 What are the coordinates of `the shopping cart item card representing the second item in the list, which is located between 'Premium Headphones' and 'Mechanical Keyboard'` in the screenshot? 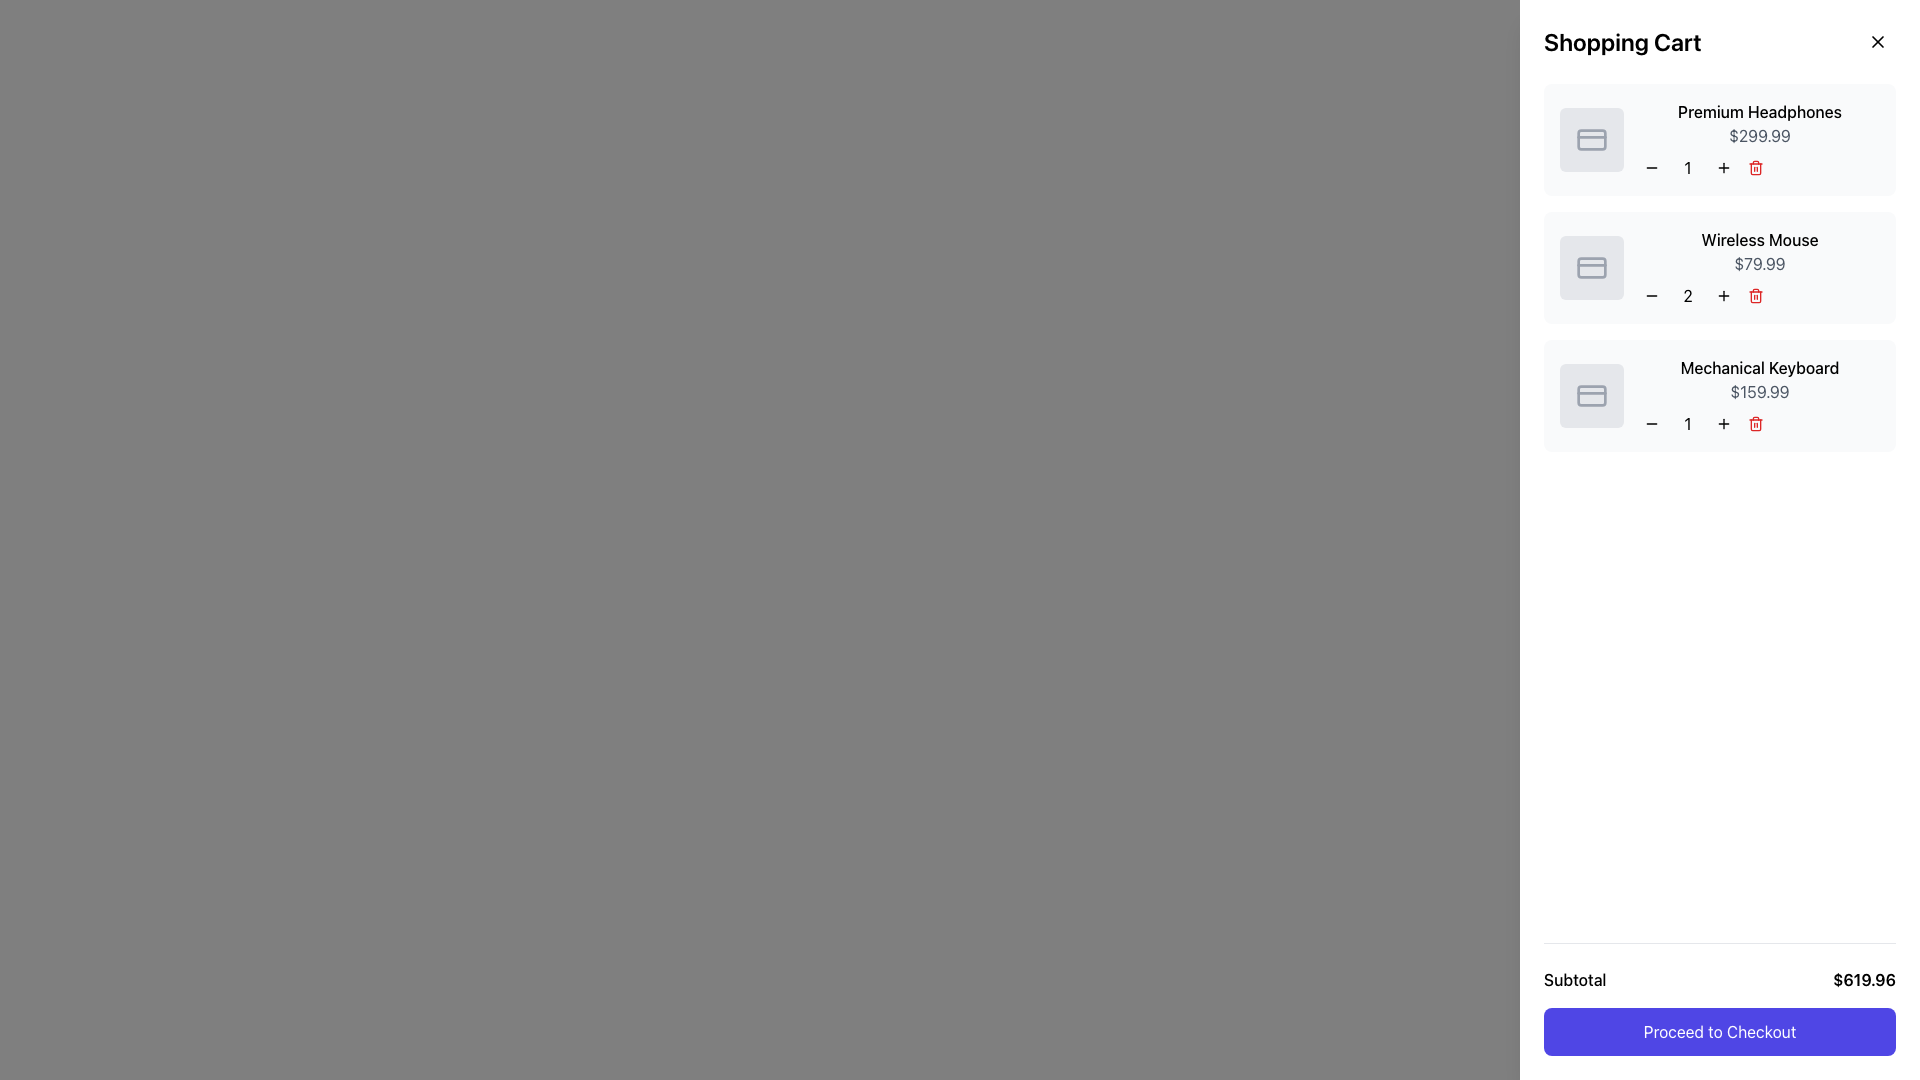 It's located at (1718, 266).